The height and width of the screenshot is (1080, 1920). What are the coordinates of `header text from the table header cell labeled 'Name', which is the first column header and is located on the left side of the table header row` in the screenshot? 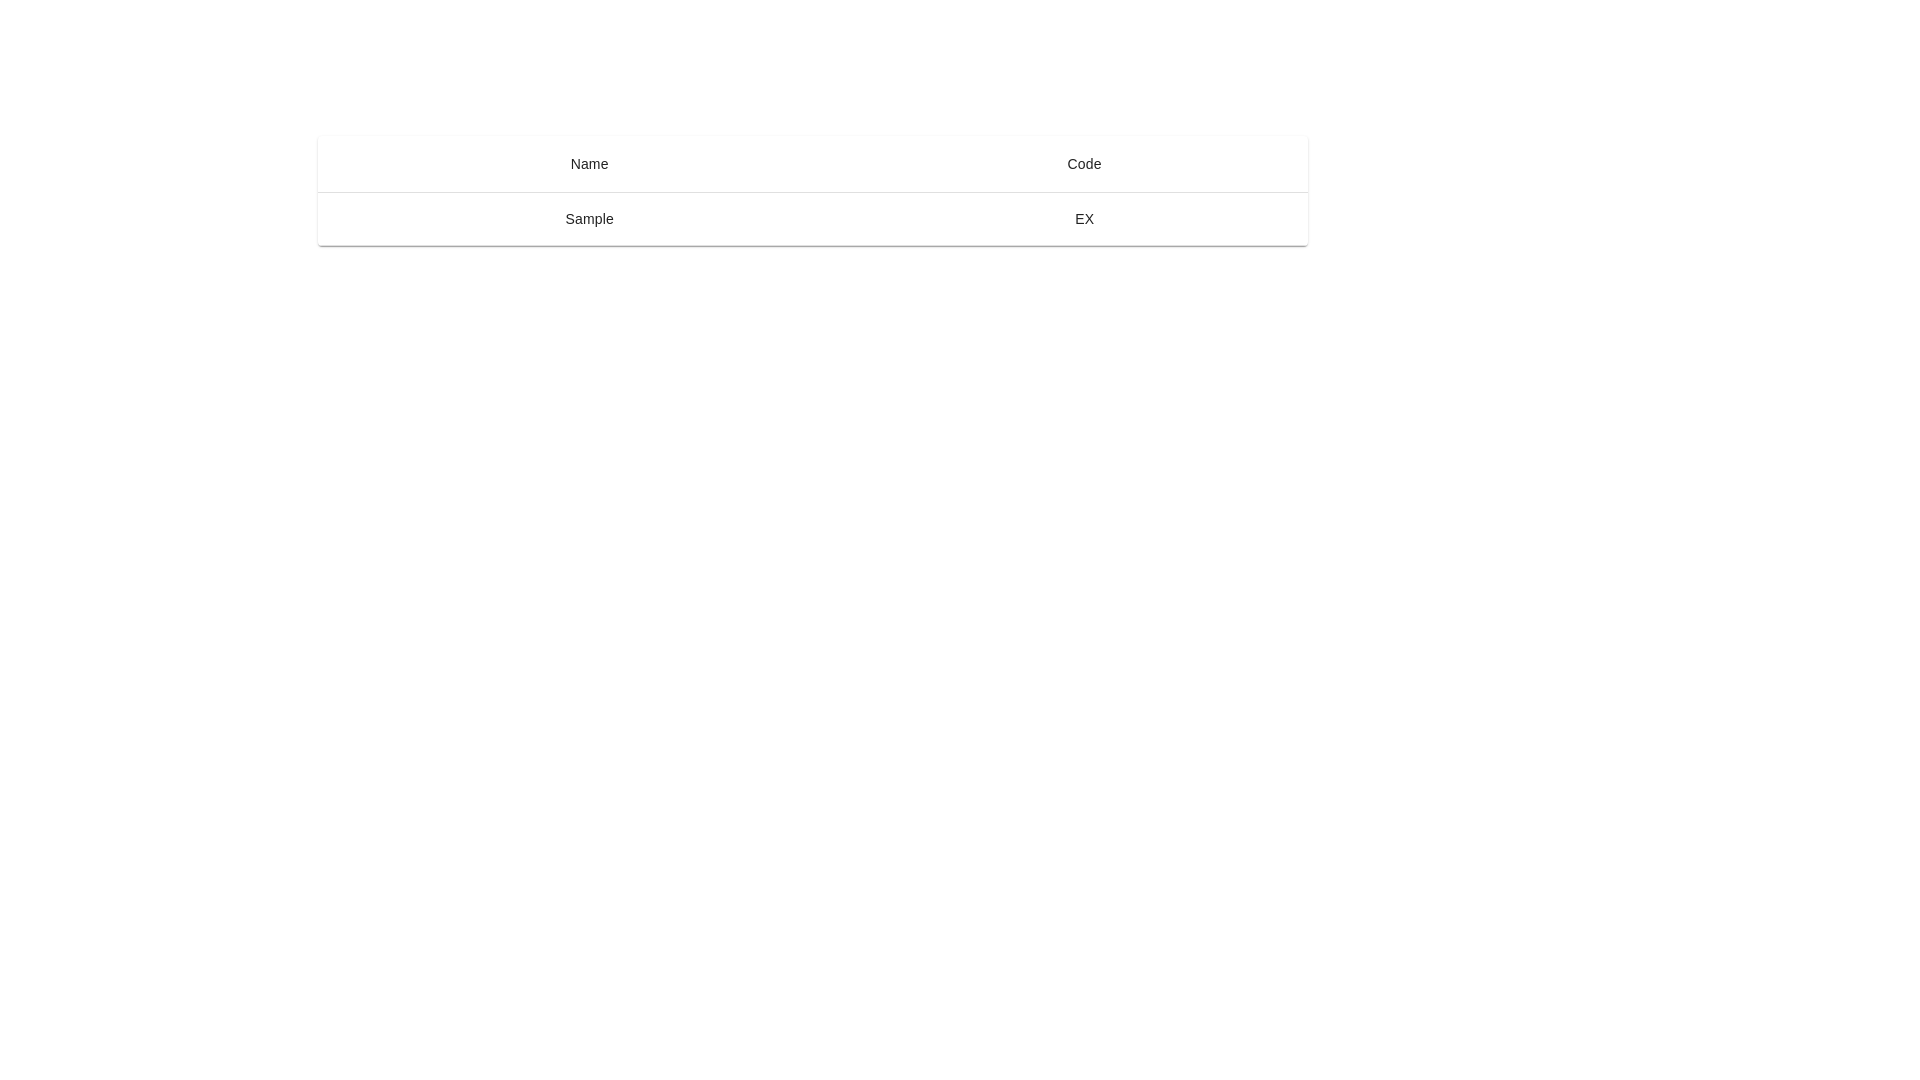 It's located at (588, 163).